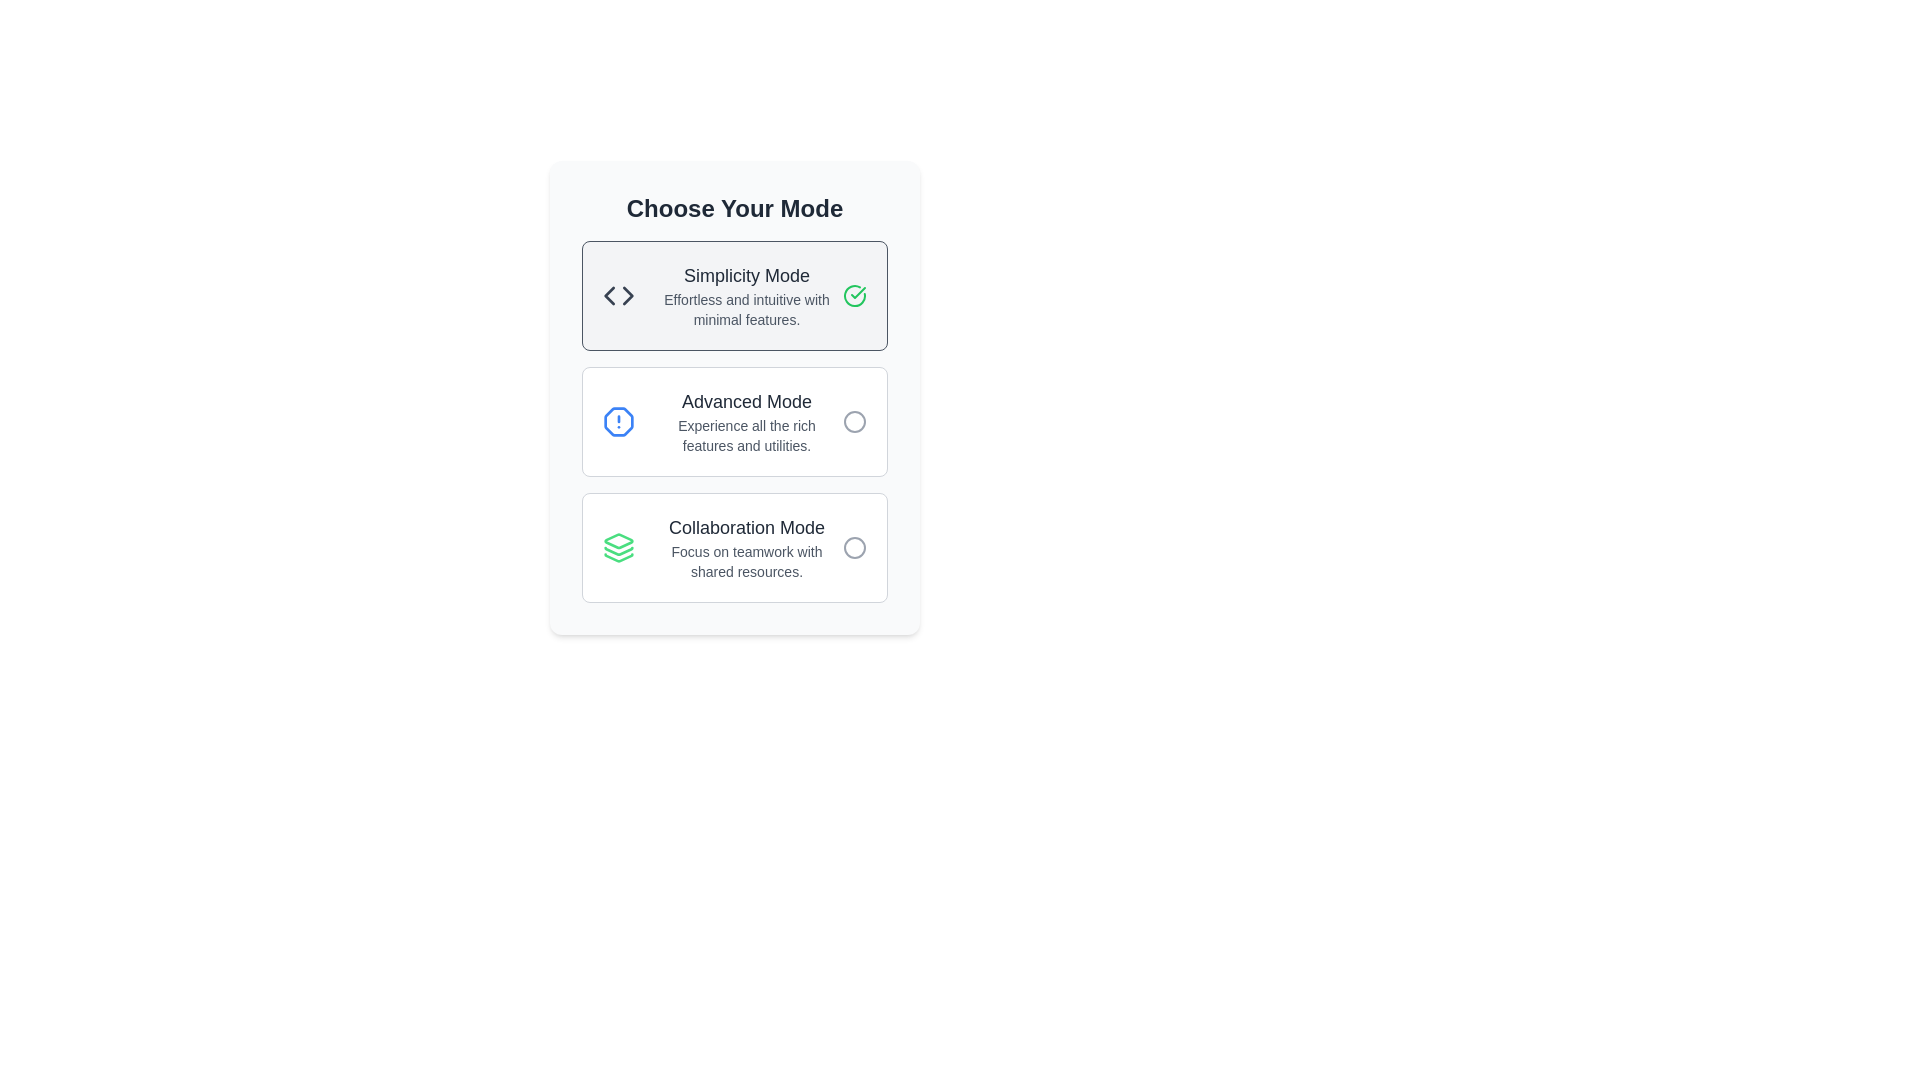  I want to click on the trapezoidal icon with a green border, which is the third component in a vertically stacked series of three shapes, so click(618, 558).